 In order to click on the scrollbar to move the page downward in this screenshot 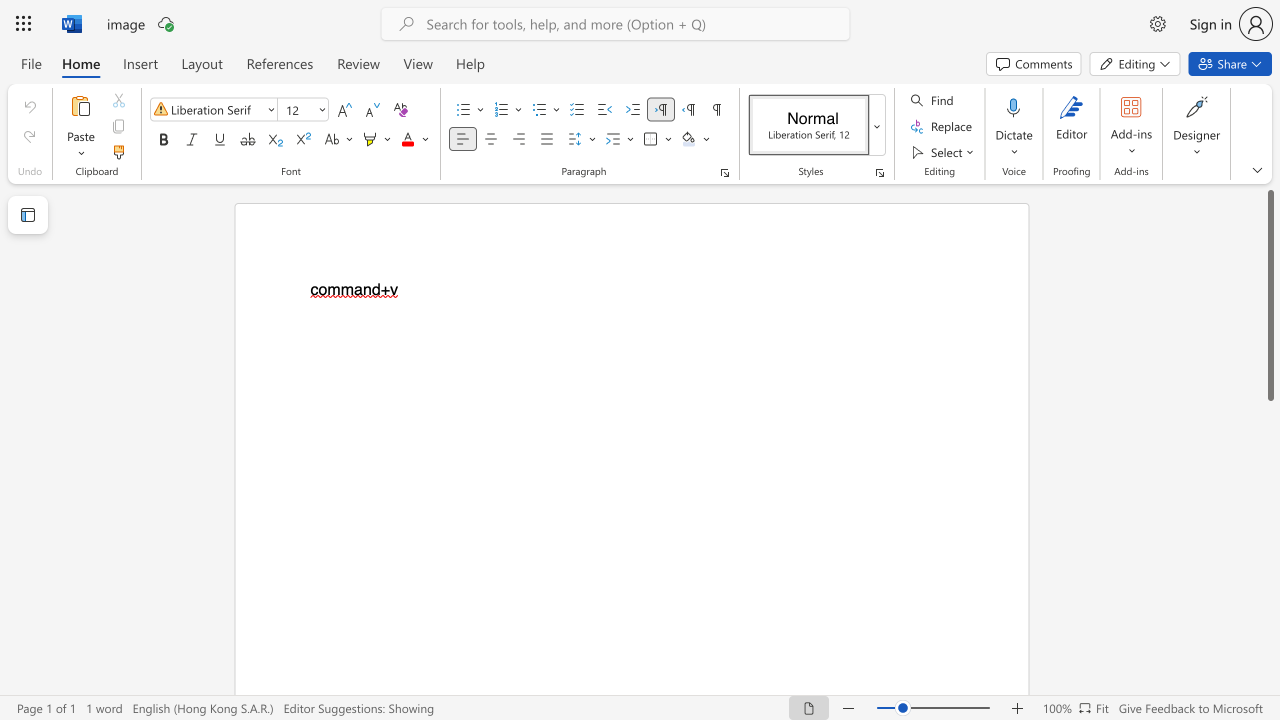, I will do `click(1269, 490)`.